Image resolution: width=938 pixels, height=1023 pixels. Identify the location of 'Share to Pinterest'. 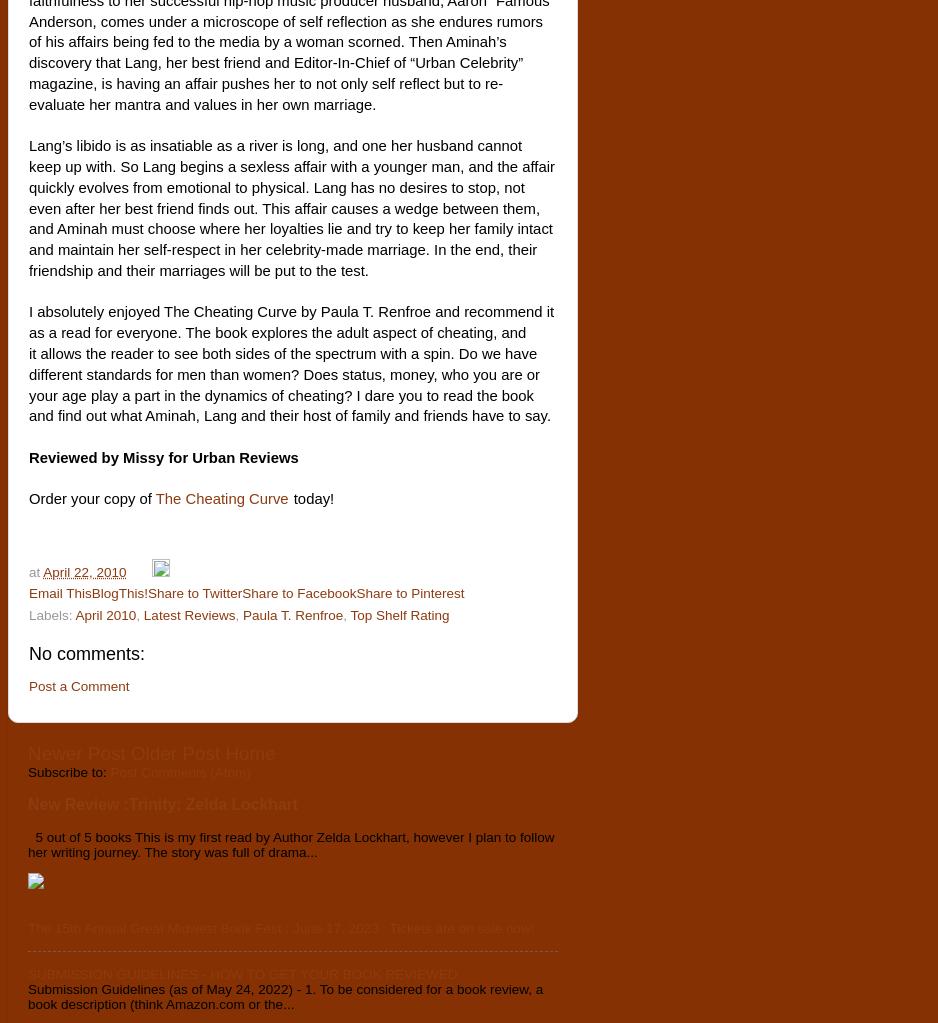
(409, 592).